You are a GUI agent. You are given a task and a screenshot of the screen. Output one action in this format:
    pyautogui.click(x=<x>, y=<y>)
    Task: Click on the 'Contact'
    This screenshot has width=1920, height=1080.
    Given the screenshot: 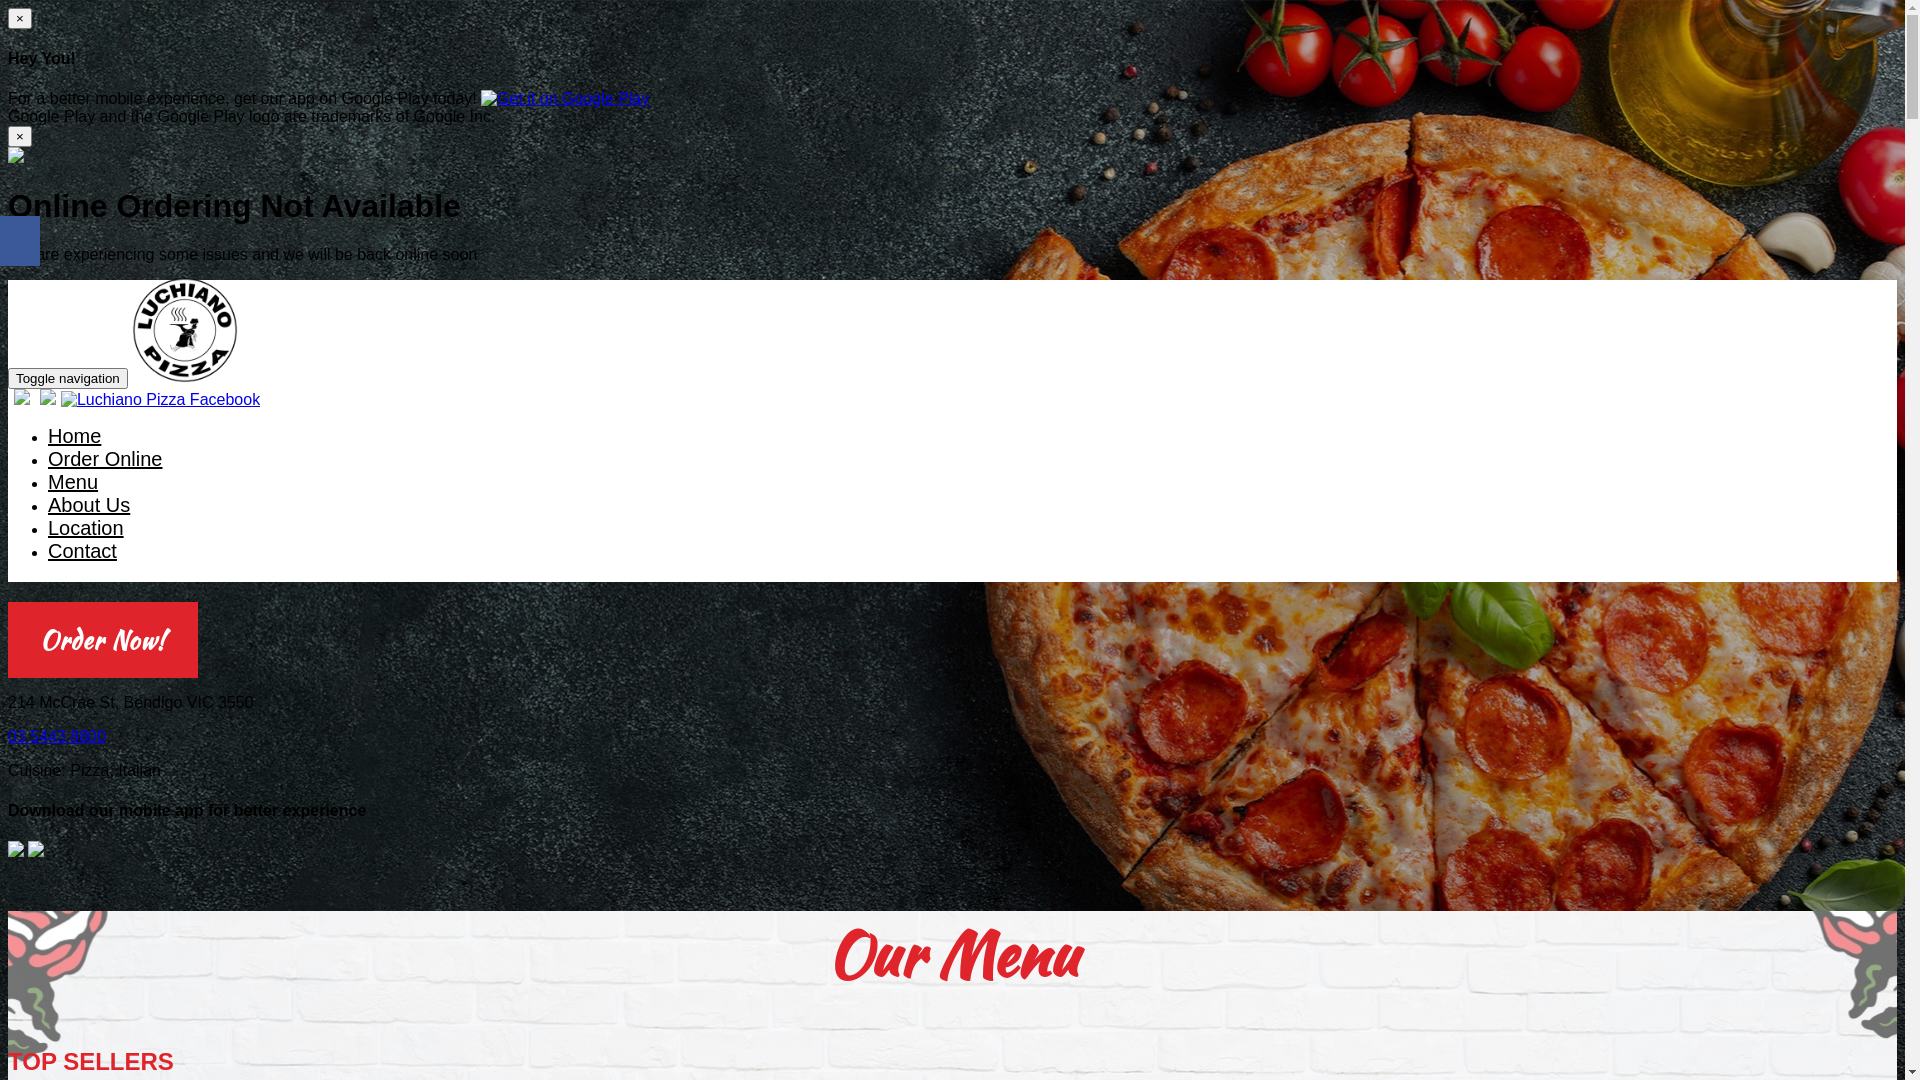 What is the action you would take?
    pyautogui.click(x=81, y=552)
    